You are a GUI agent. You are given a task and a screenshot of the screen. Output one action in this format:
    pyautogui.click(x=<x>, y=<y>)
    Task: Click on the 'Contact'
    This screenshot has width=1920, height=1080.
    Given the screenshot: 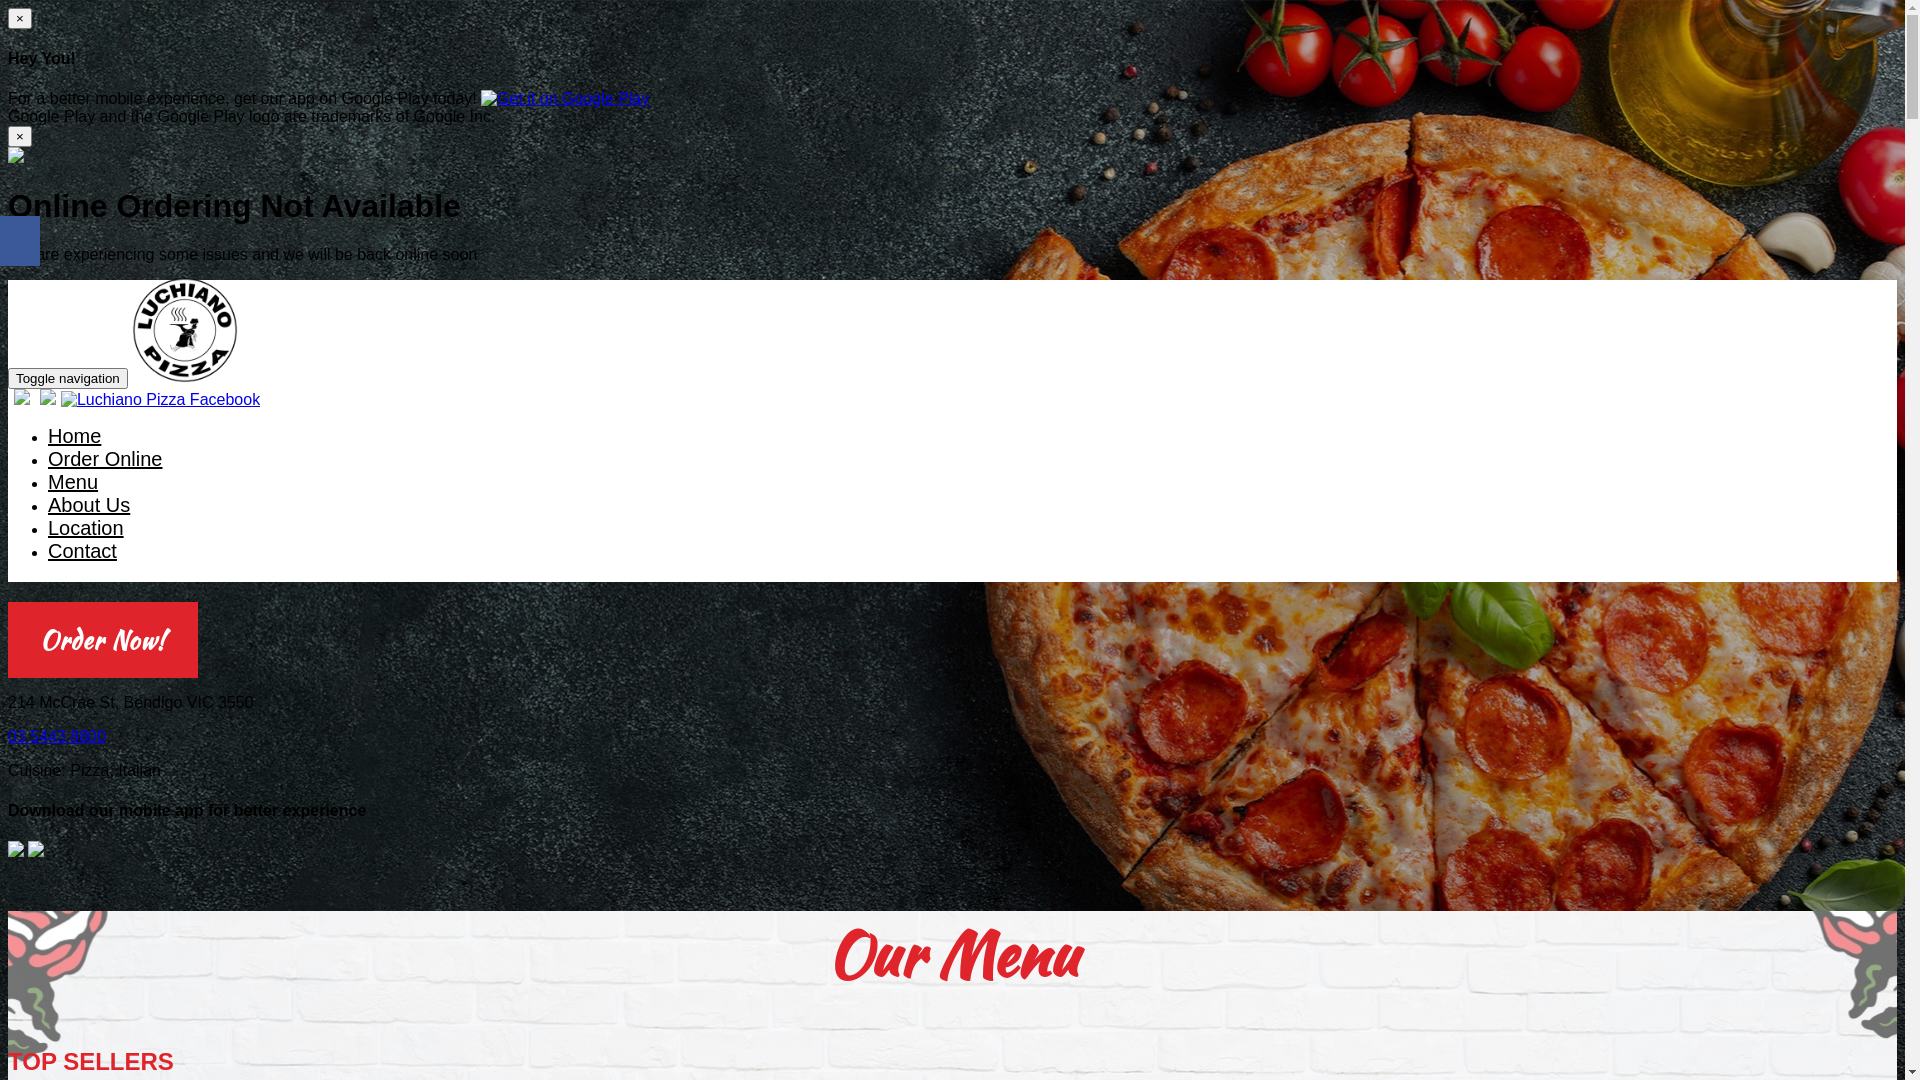 What is the action you would take?
    pyautogui.click(x=81, y=552)
    